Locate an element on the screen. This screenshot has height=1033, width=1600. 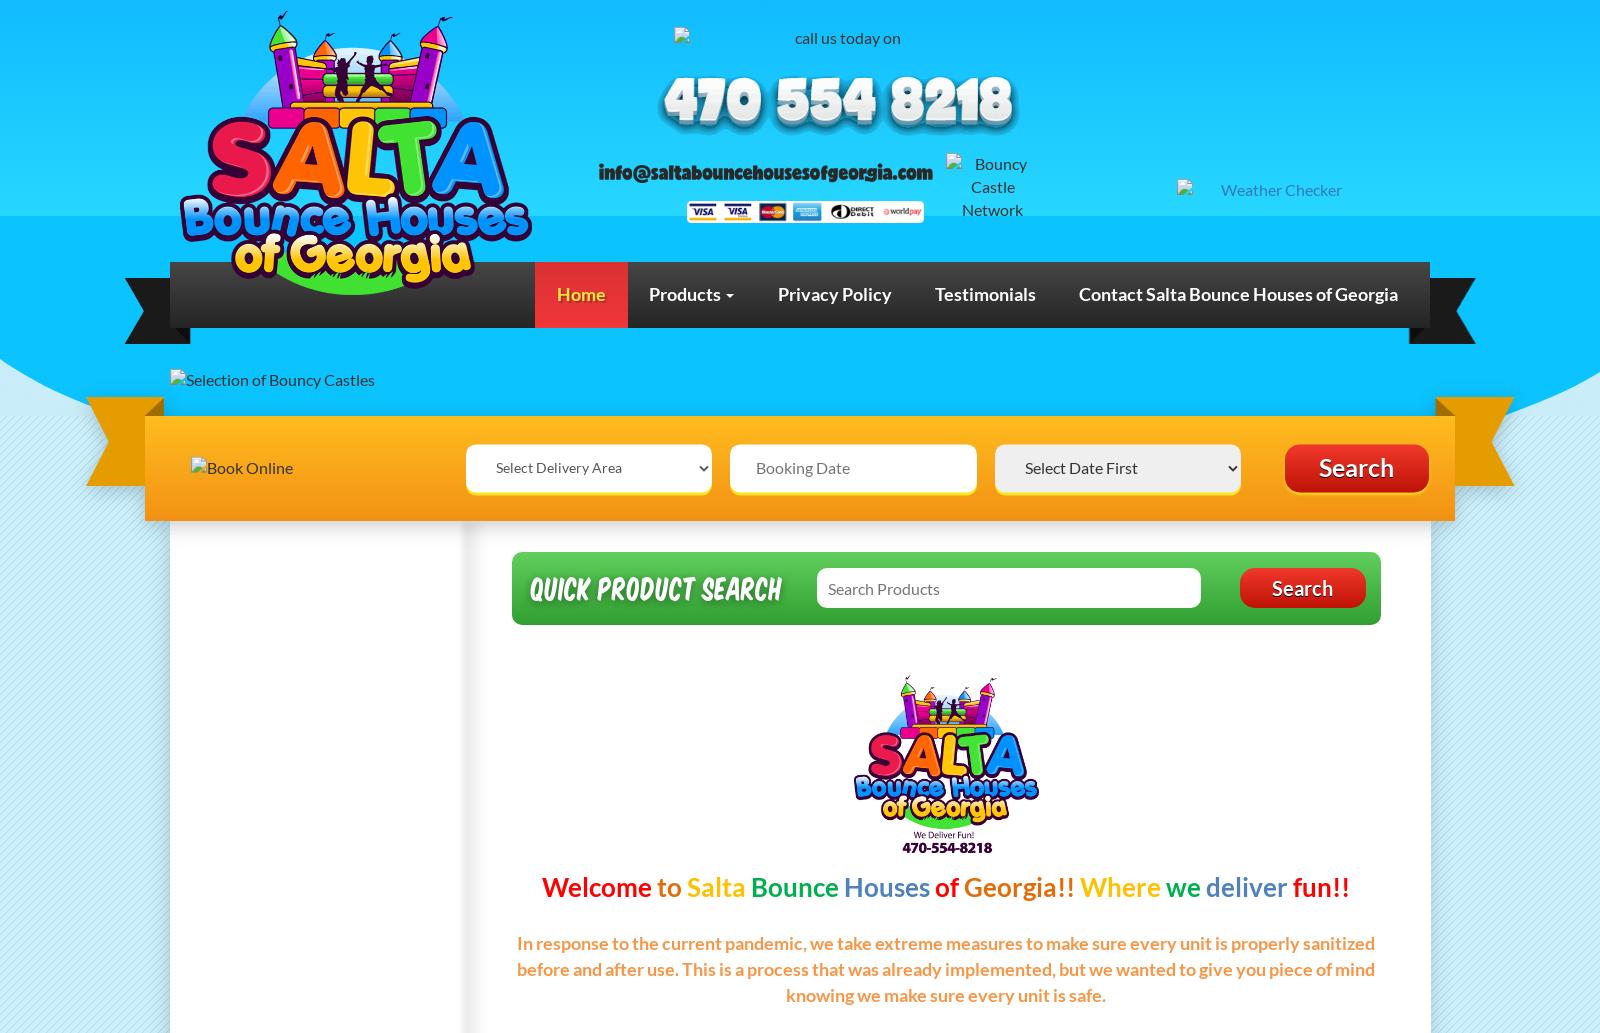
'Welcome' is located at coordinates (595, 885).